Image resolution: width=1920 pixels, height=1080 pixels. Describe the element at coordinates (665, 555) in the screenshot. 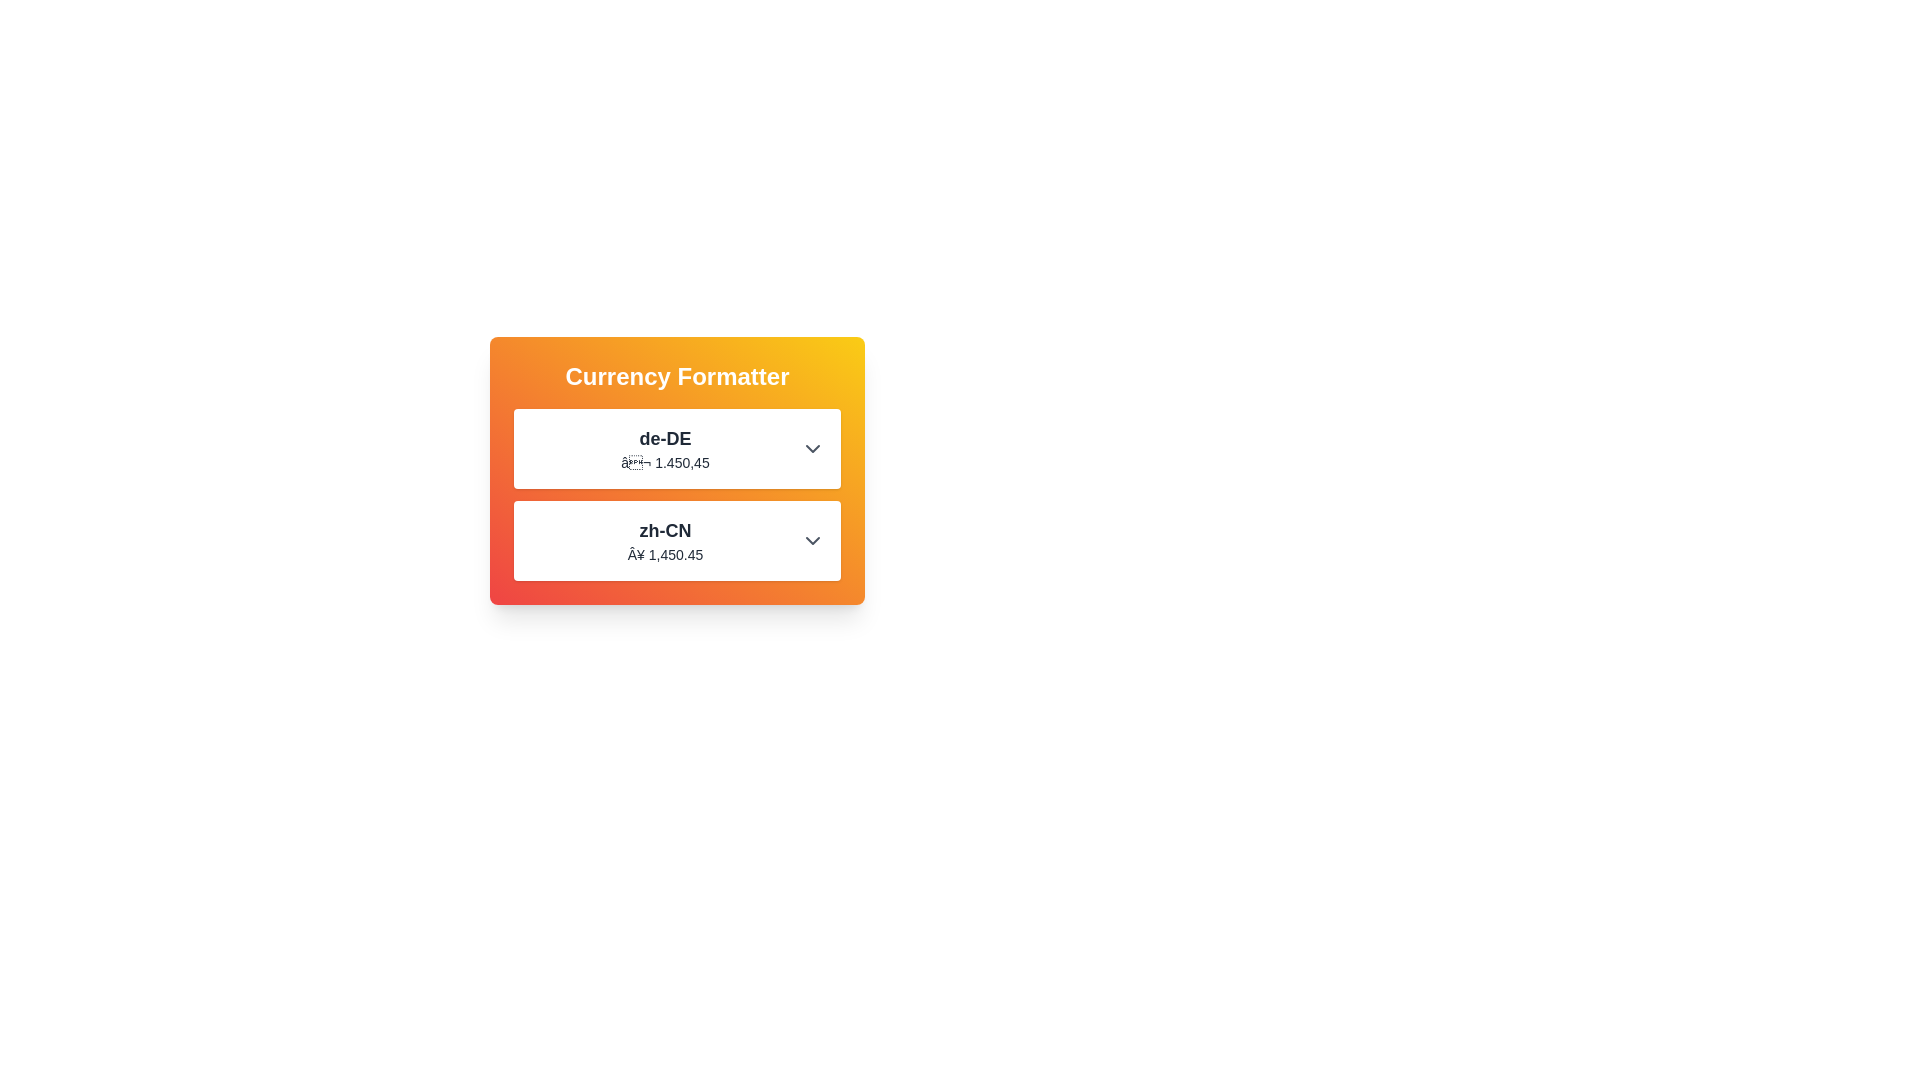

I see `the Text label that displays a currency value, positioned below the 'zh-CN' label within a card` at that location.